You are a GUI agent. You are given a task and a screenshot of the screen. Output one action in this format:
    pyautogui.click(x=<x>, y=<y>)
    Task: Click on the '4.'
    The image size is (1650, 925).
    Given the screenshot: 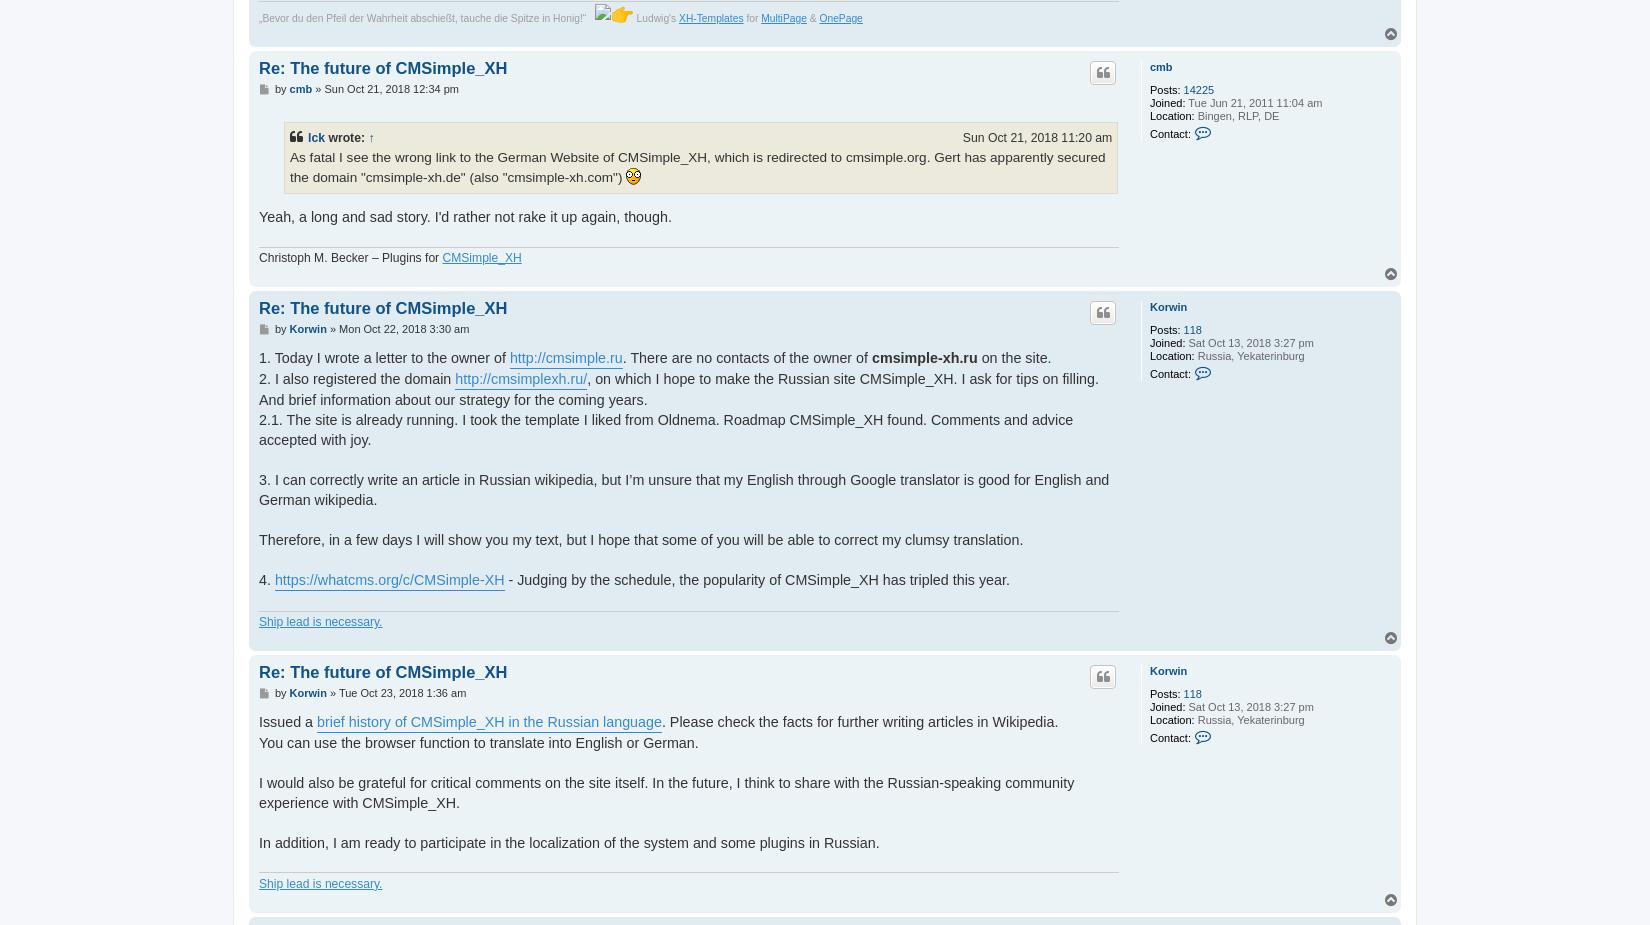 What is the action you would take?
    pyautogui.click(x=266, y=579)
    